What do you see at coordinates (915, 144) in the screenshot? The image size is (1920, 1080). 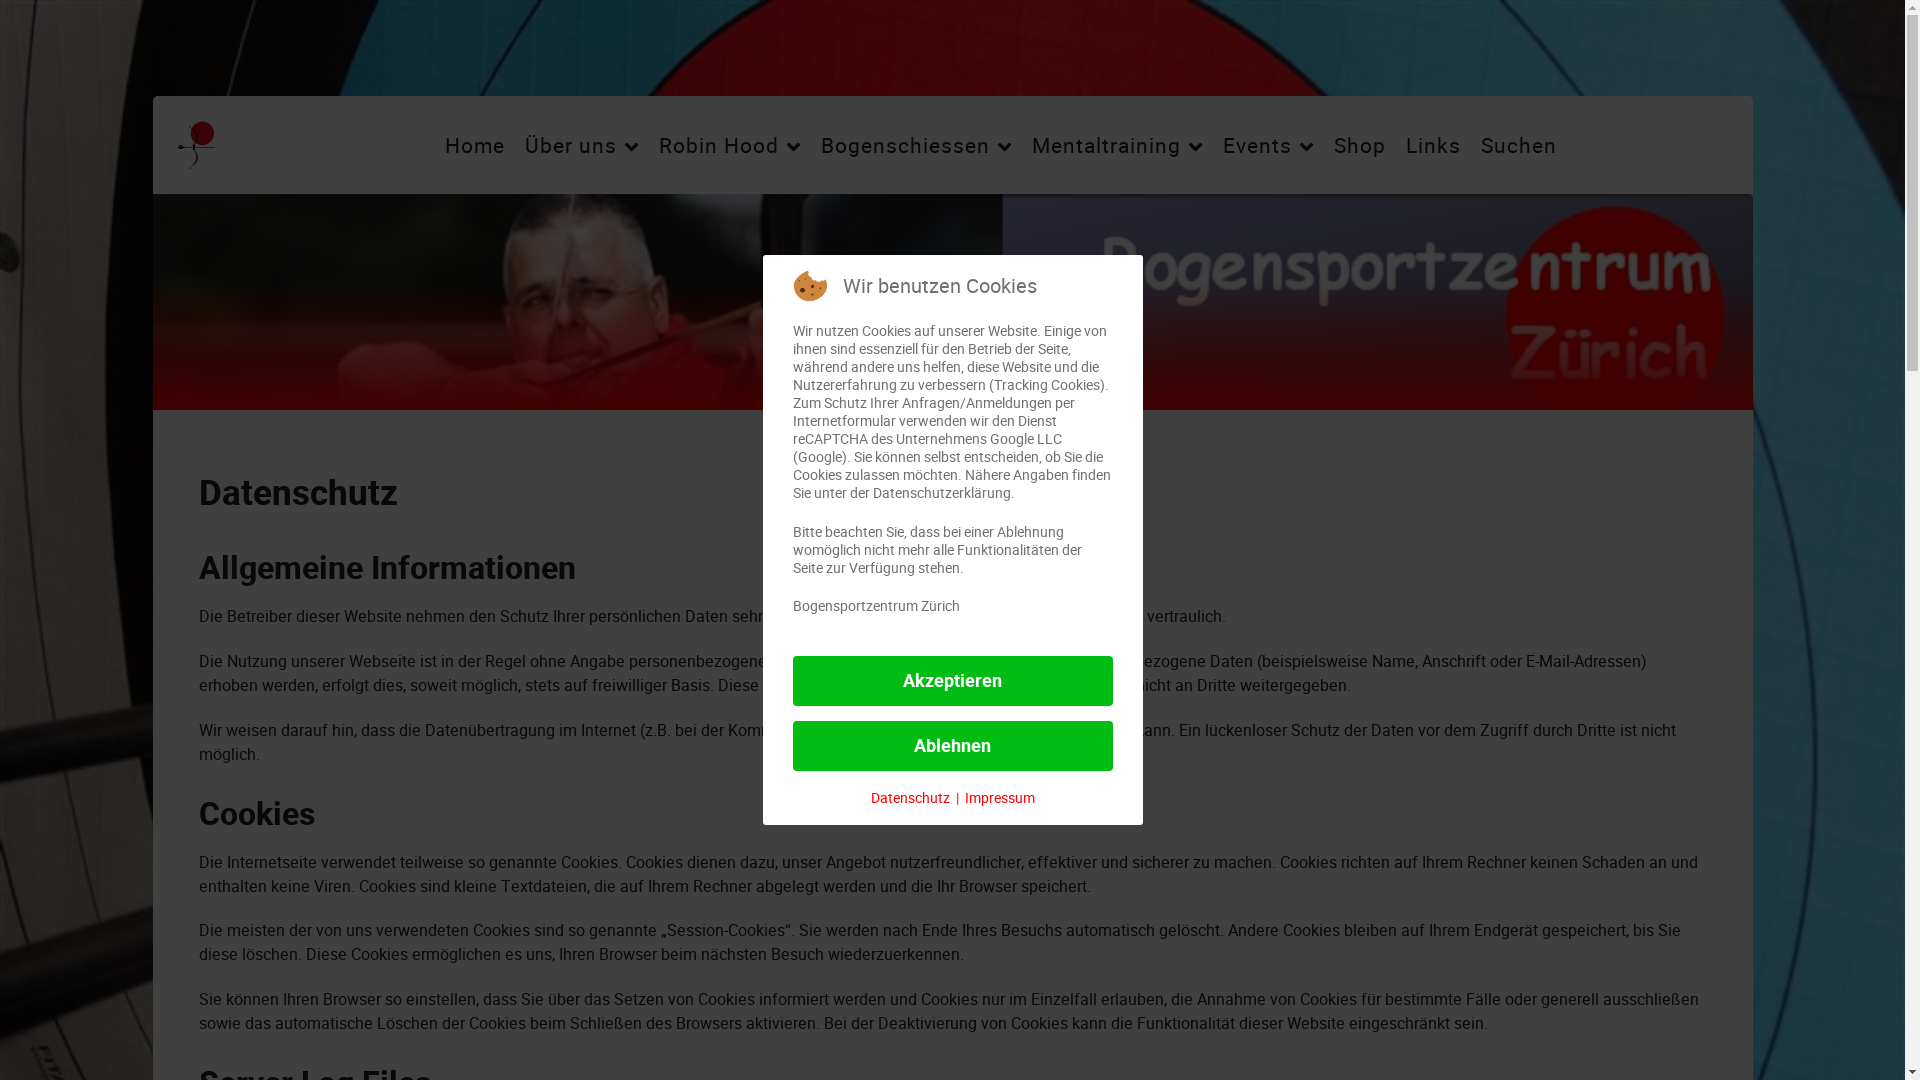 I see `'Bogenschiessen'` at bounding box center [915, 144].